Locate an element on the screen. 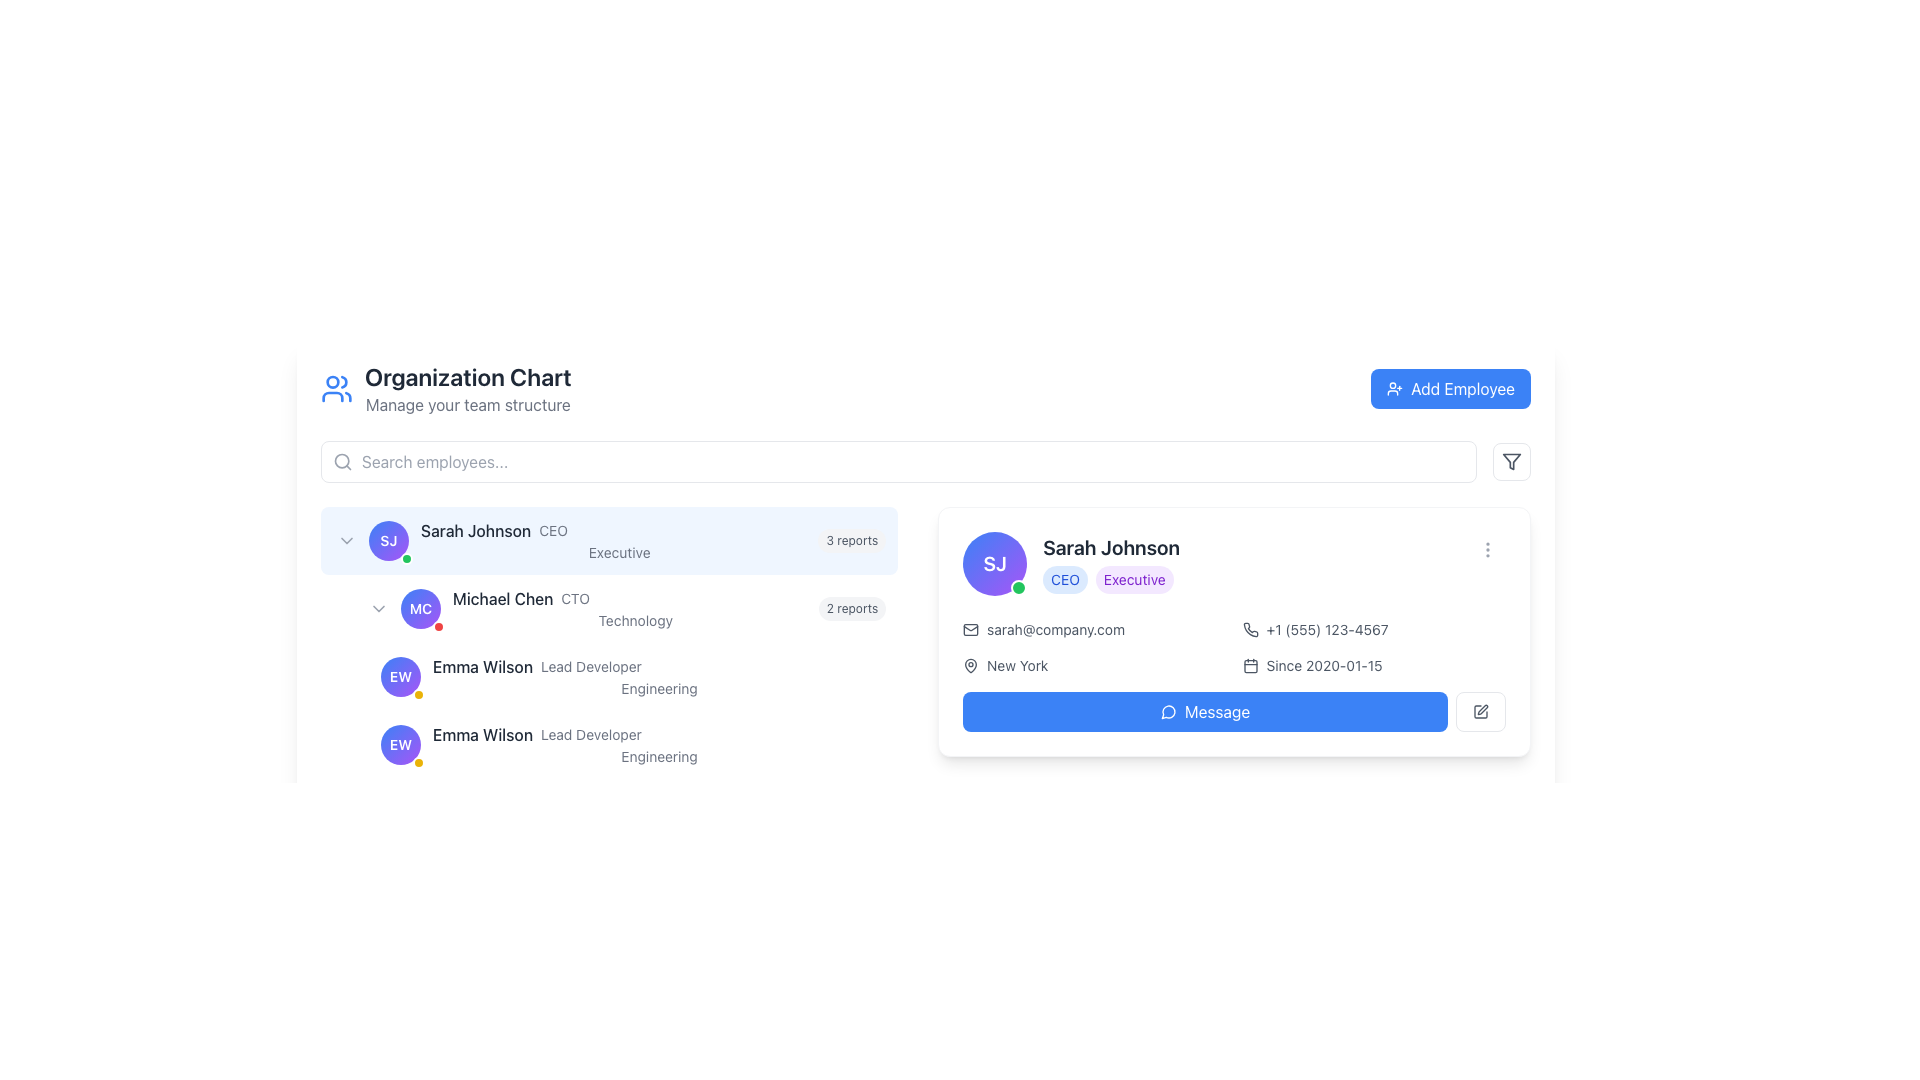  the Text display element for hierarchical information that shows the name and roles of an individual, positioned to the right of the 'SJ' icon and above the '3 reports' label is located at coordinates (618, 540).